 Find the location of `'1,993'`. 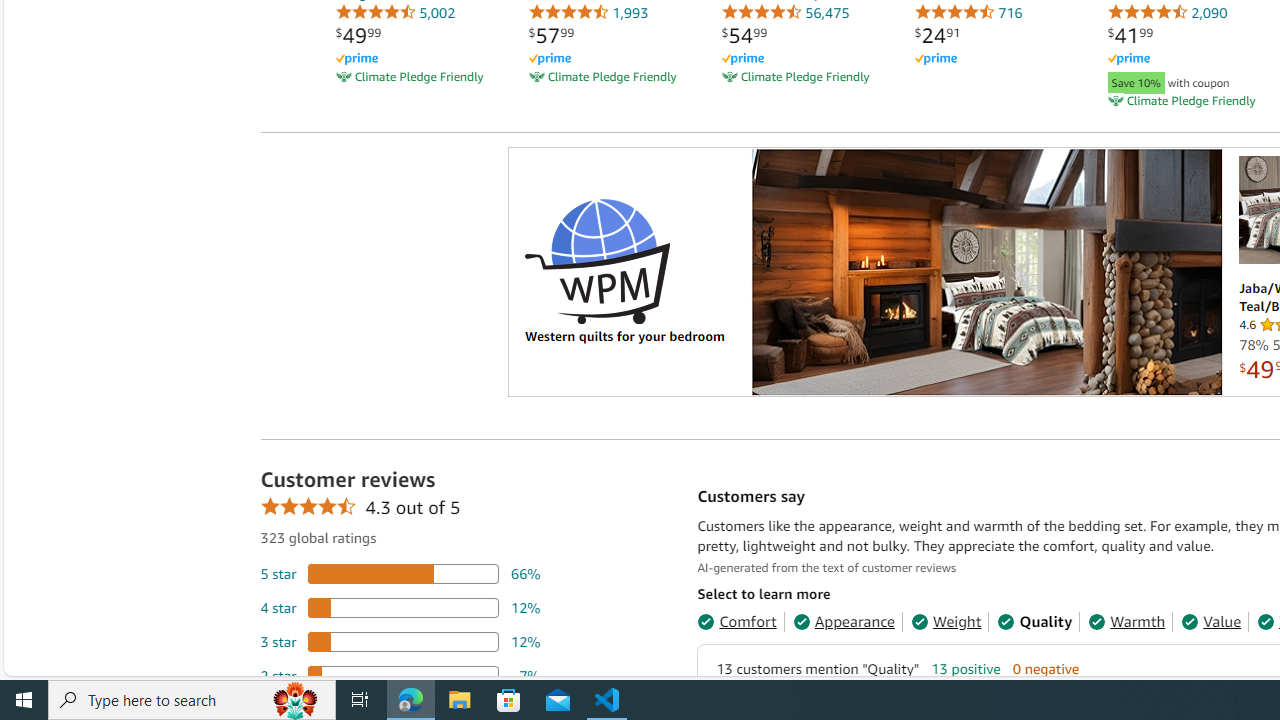

'1,993' is located at coordinates (587, 12).